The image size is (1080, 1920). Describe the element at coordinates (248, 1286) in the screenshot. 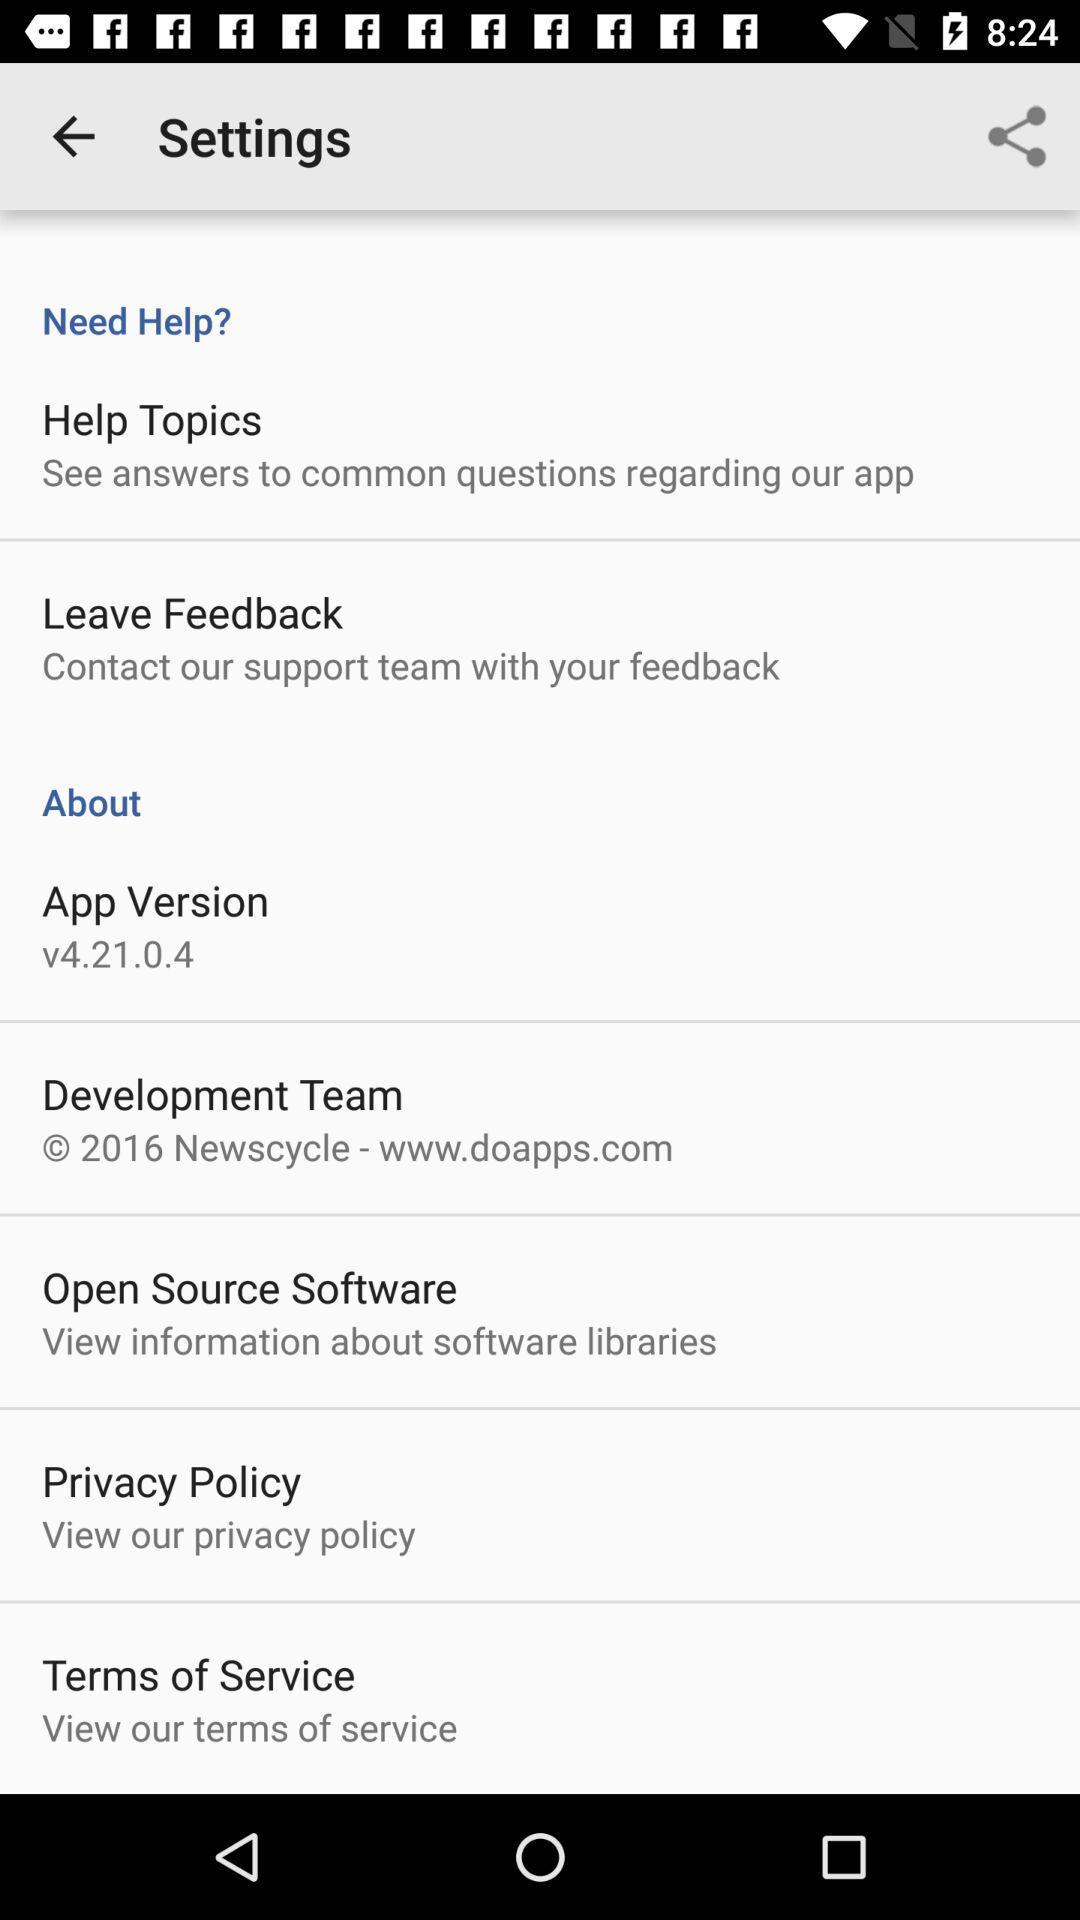

I see `the item above the view information about icon` at that location.